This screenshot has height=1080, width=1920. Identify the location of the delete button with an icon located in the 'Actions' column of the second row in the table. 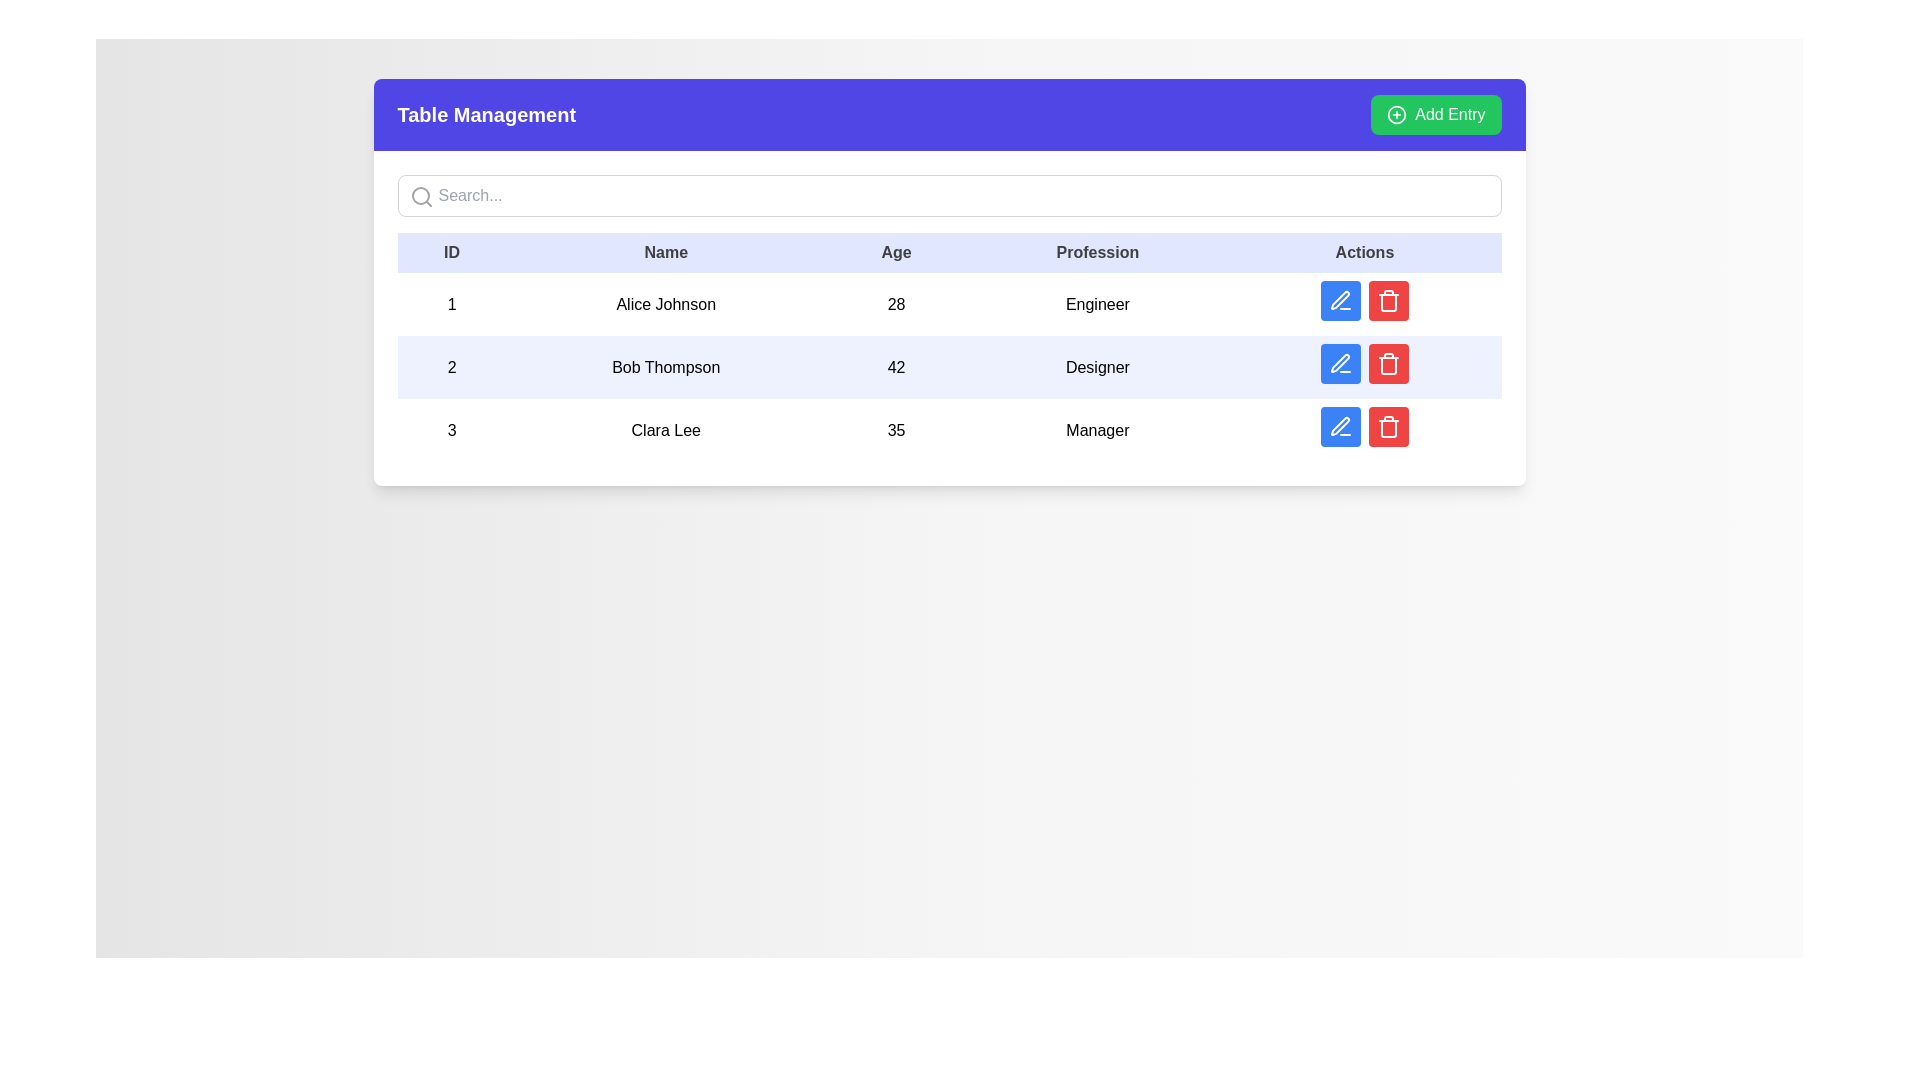
(1387, 300).